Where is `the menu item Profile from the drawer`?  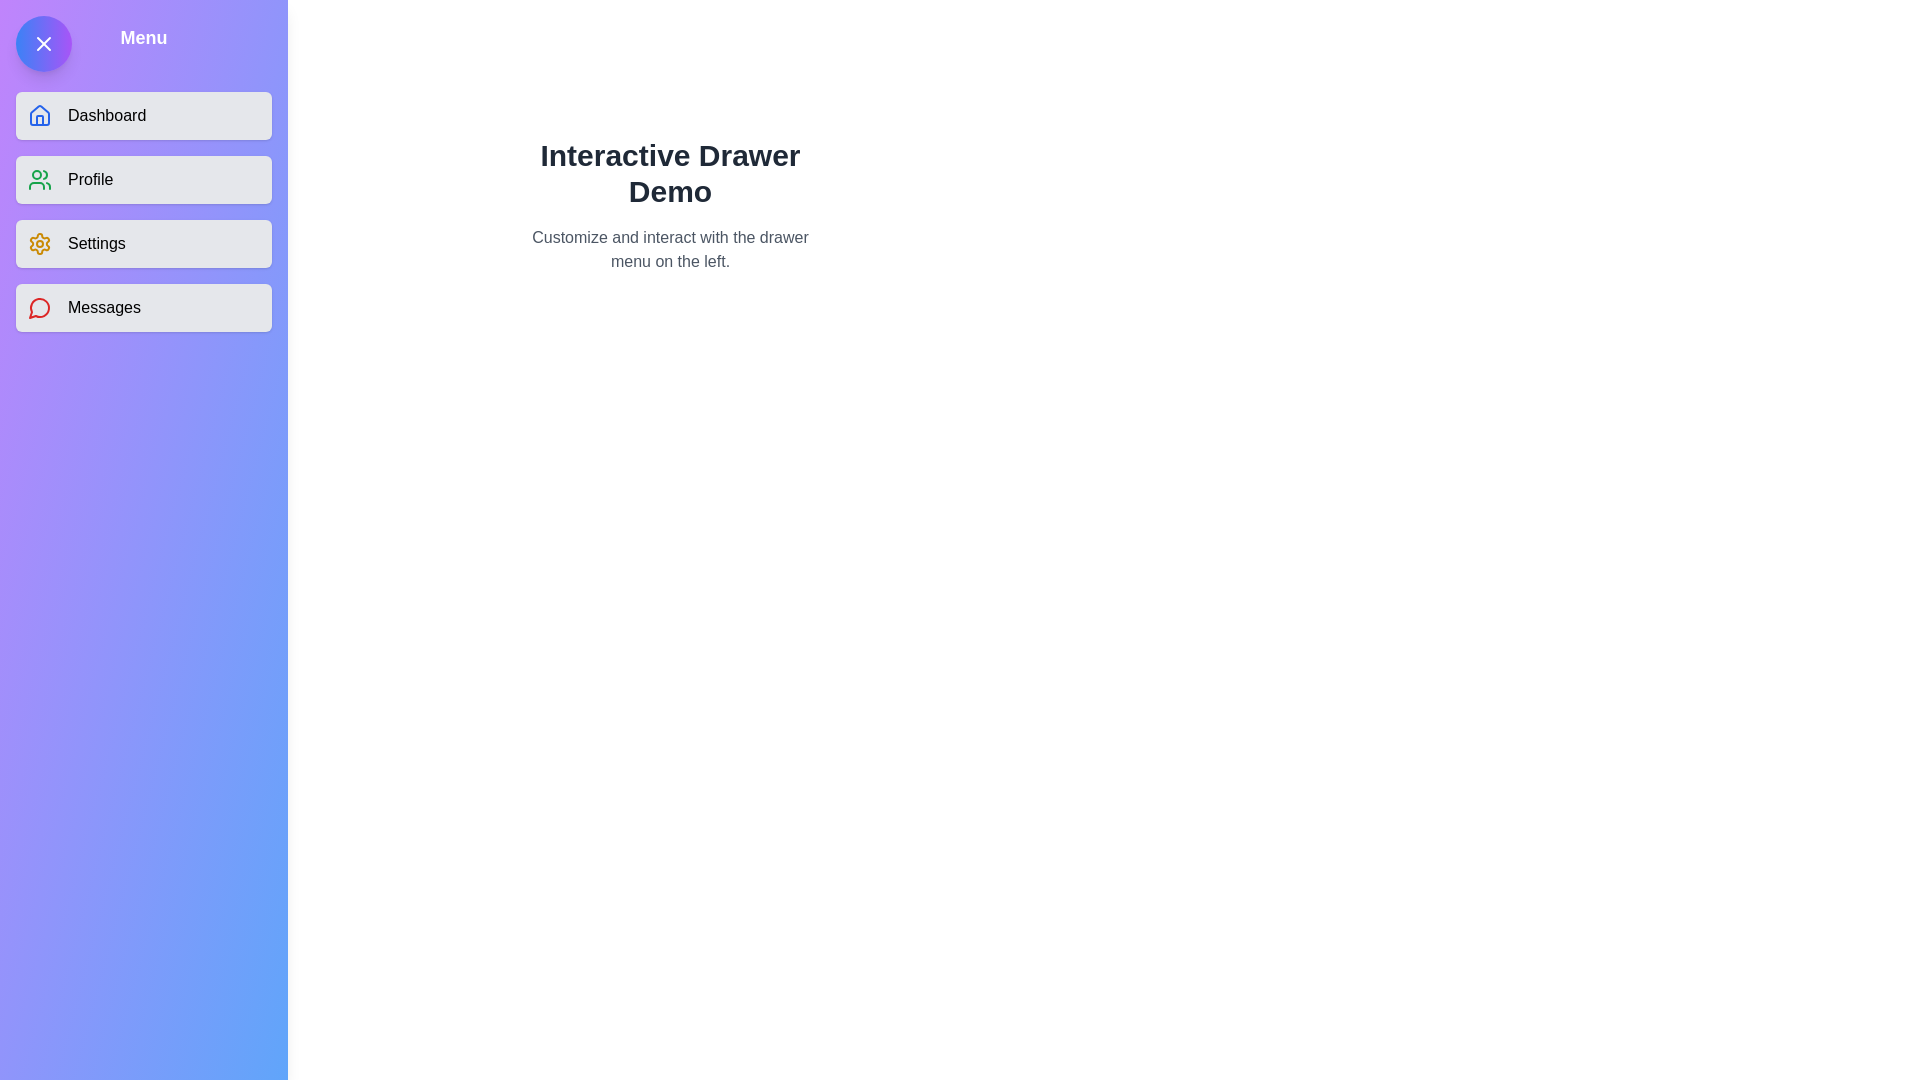
the menu item Profile from the drawer is located at coordinates (143, 180).